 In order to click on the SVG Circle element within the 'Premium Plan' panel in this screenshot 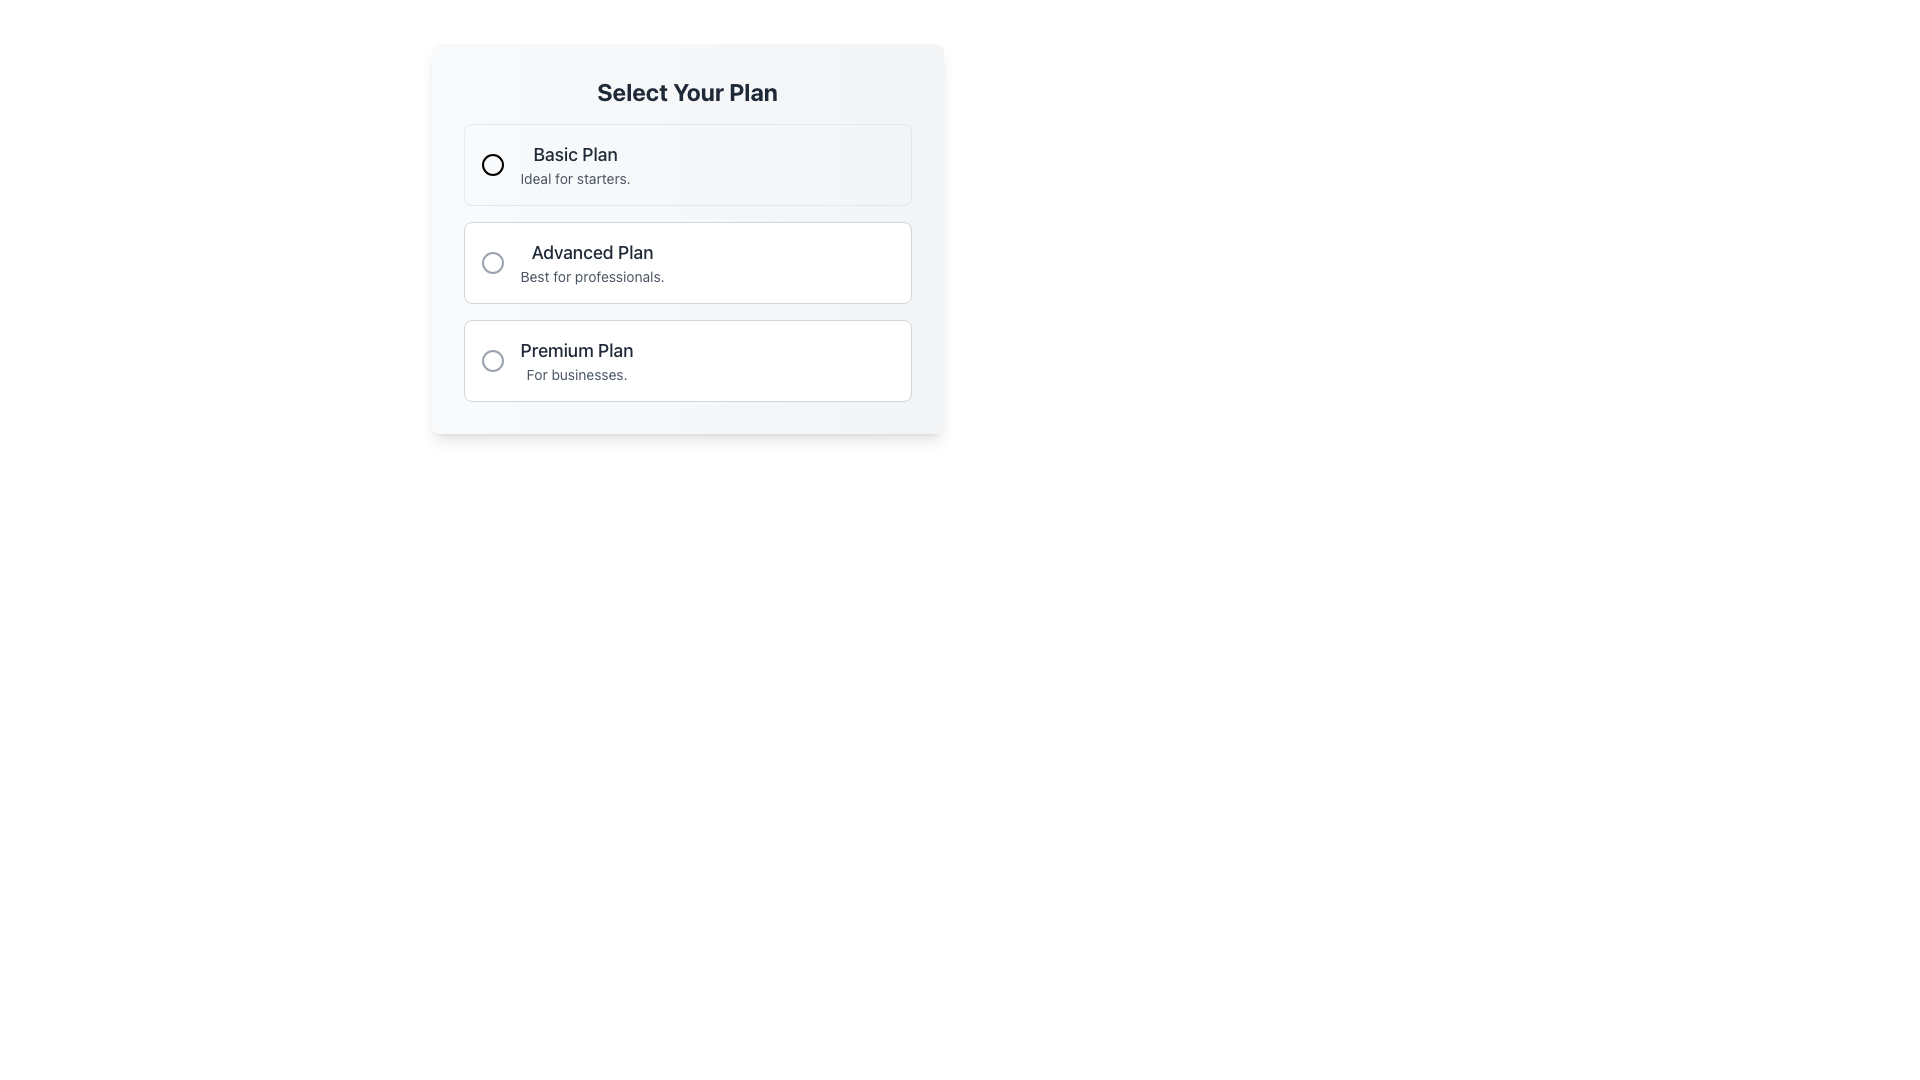, I will do `click(492, 361)`.